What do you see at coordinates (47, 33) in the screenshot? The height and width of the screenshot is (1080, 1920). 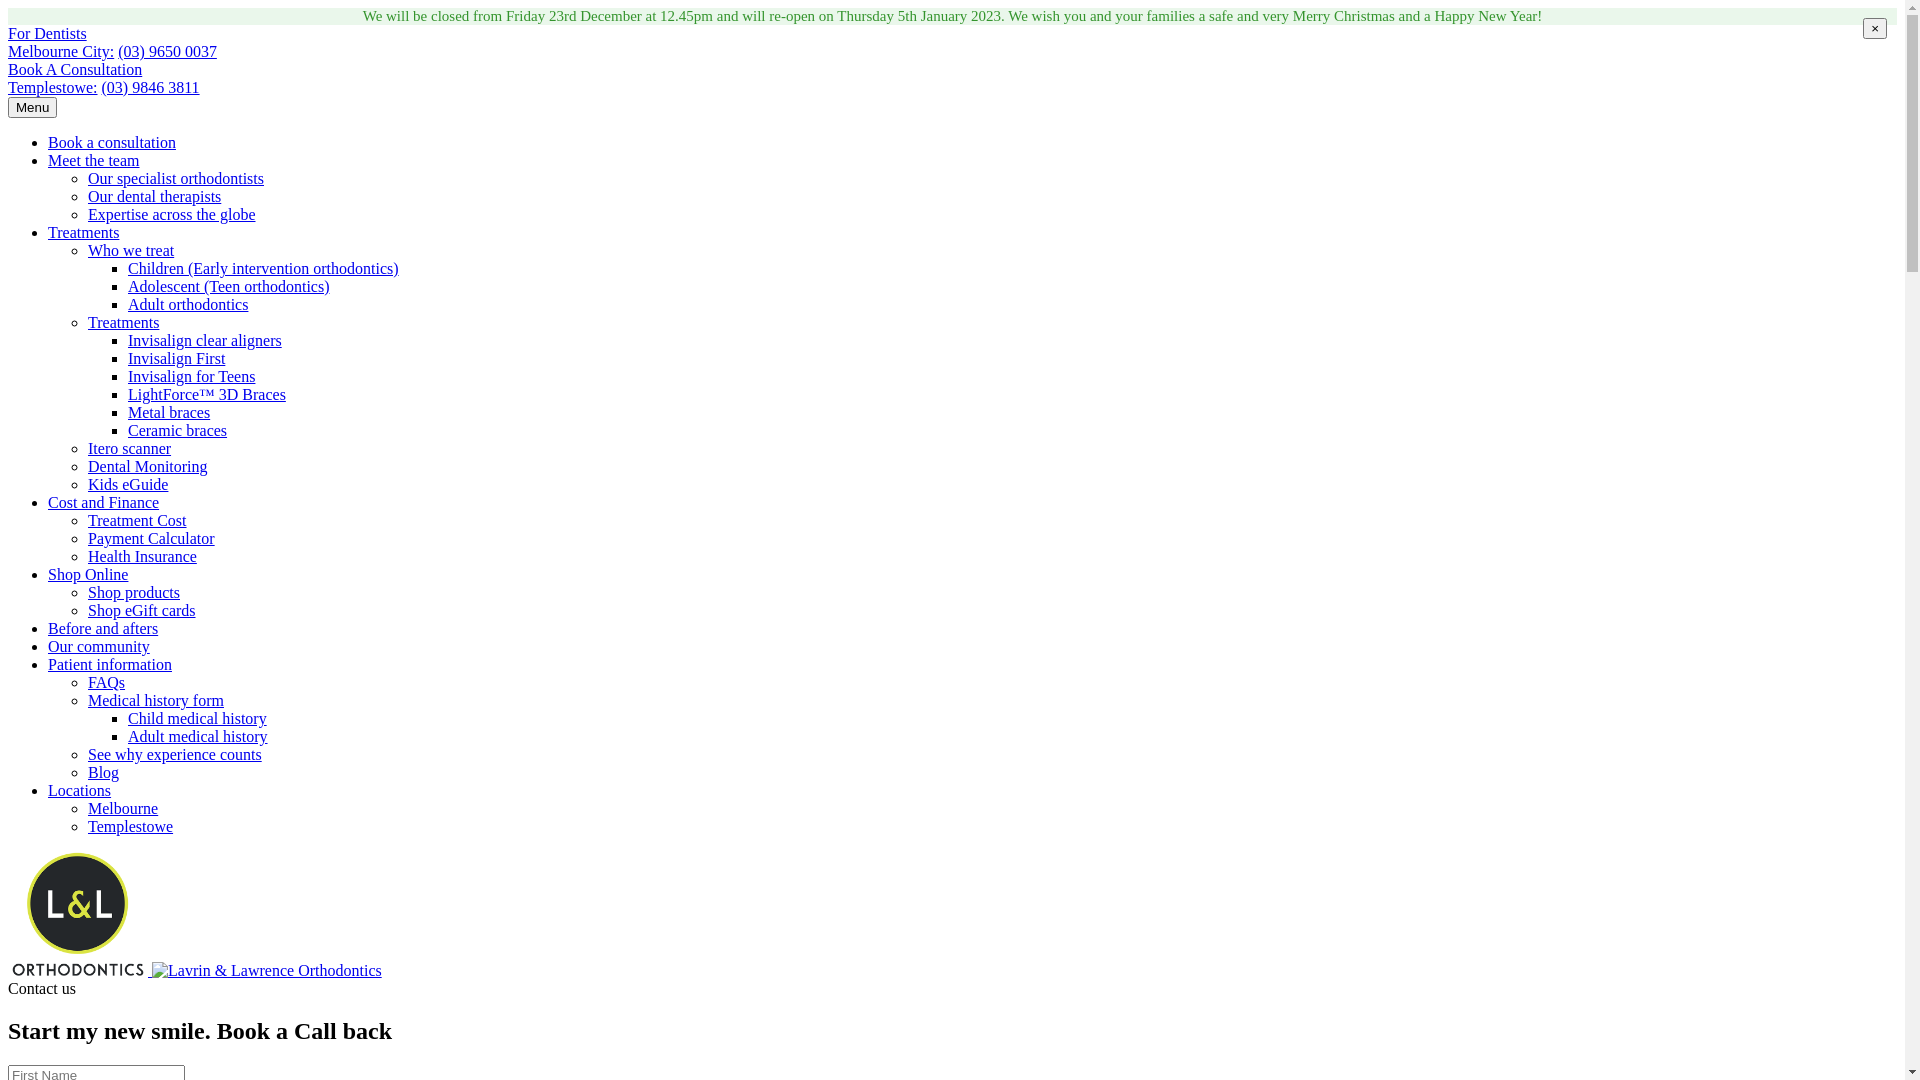 I see `'For Dentists'` at bounding box center [47, 33].